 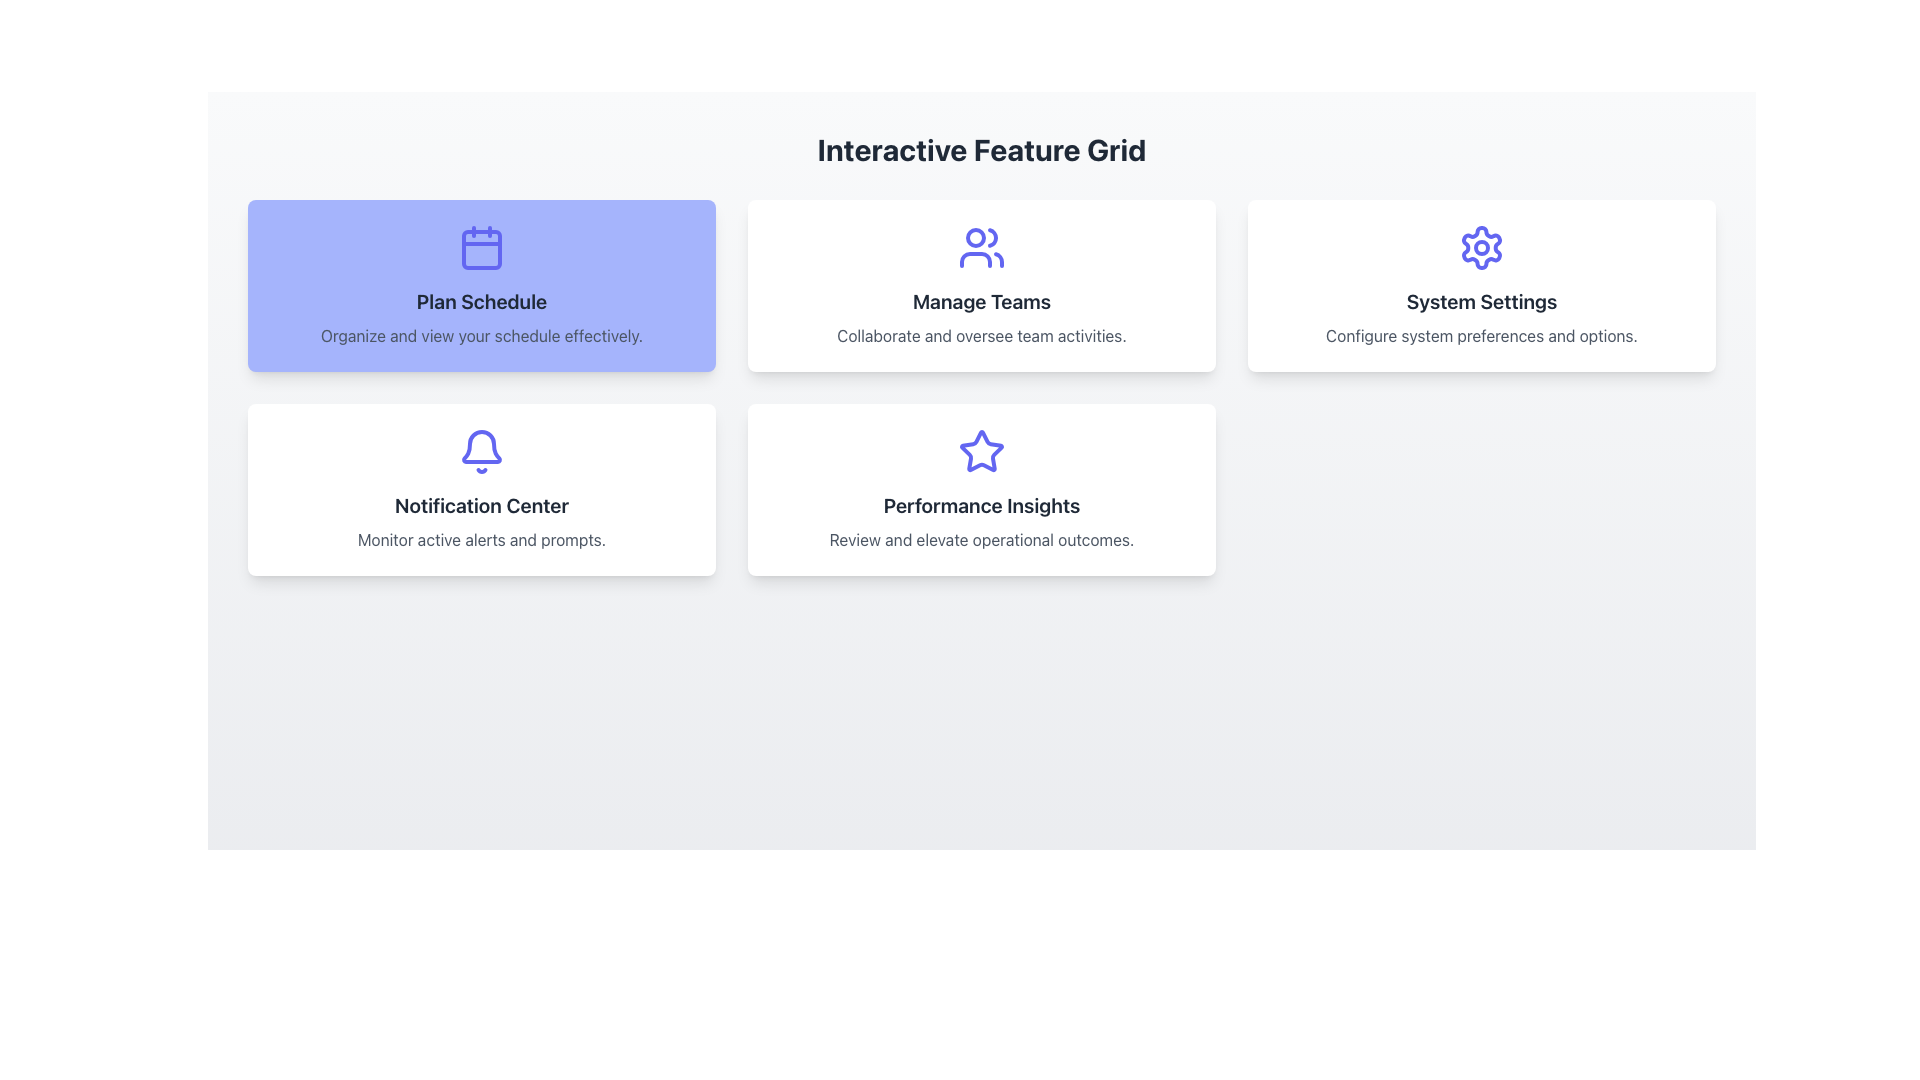 What do you see at coordinates (481, 446) in the screenshot?
I see `the decorative notification icon located in the 'Notification Center' feature card, positioned above the card's text content` at bounding box center [481, 446].